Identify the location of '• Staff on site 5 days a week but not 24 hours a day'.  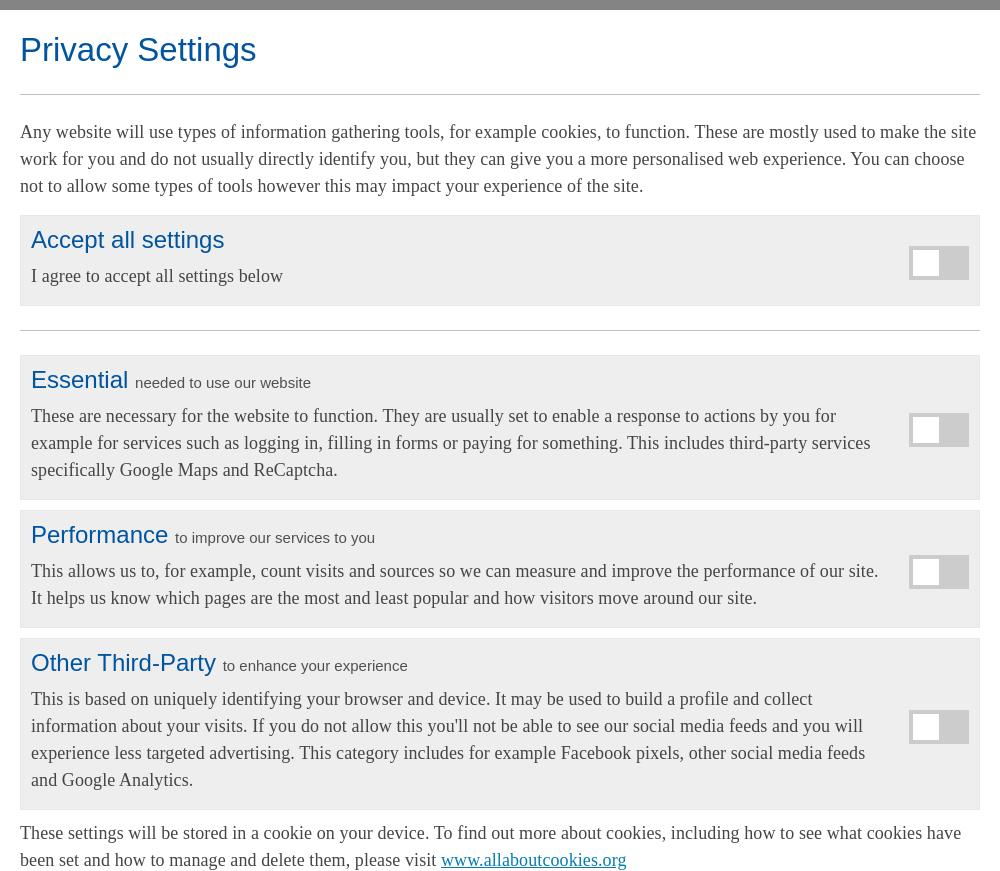
(20, 492).